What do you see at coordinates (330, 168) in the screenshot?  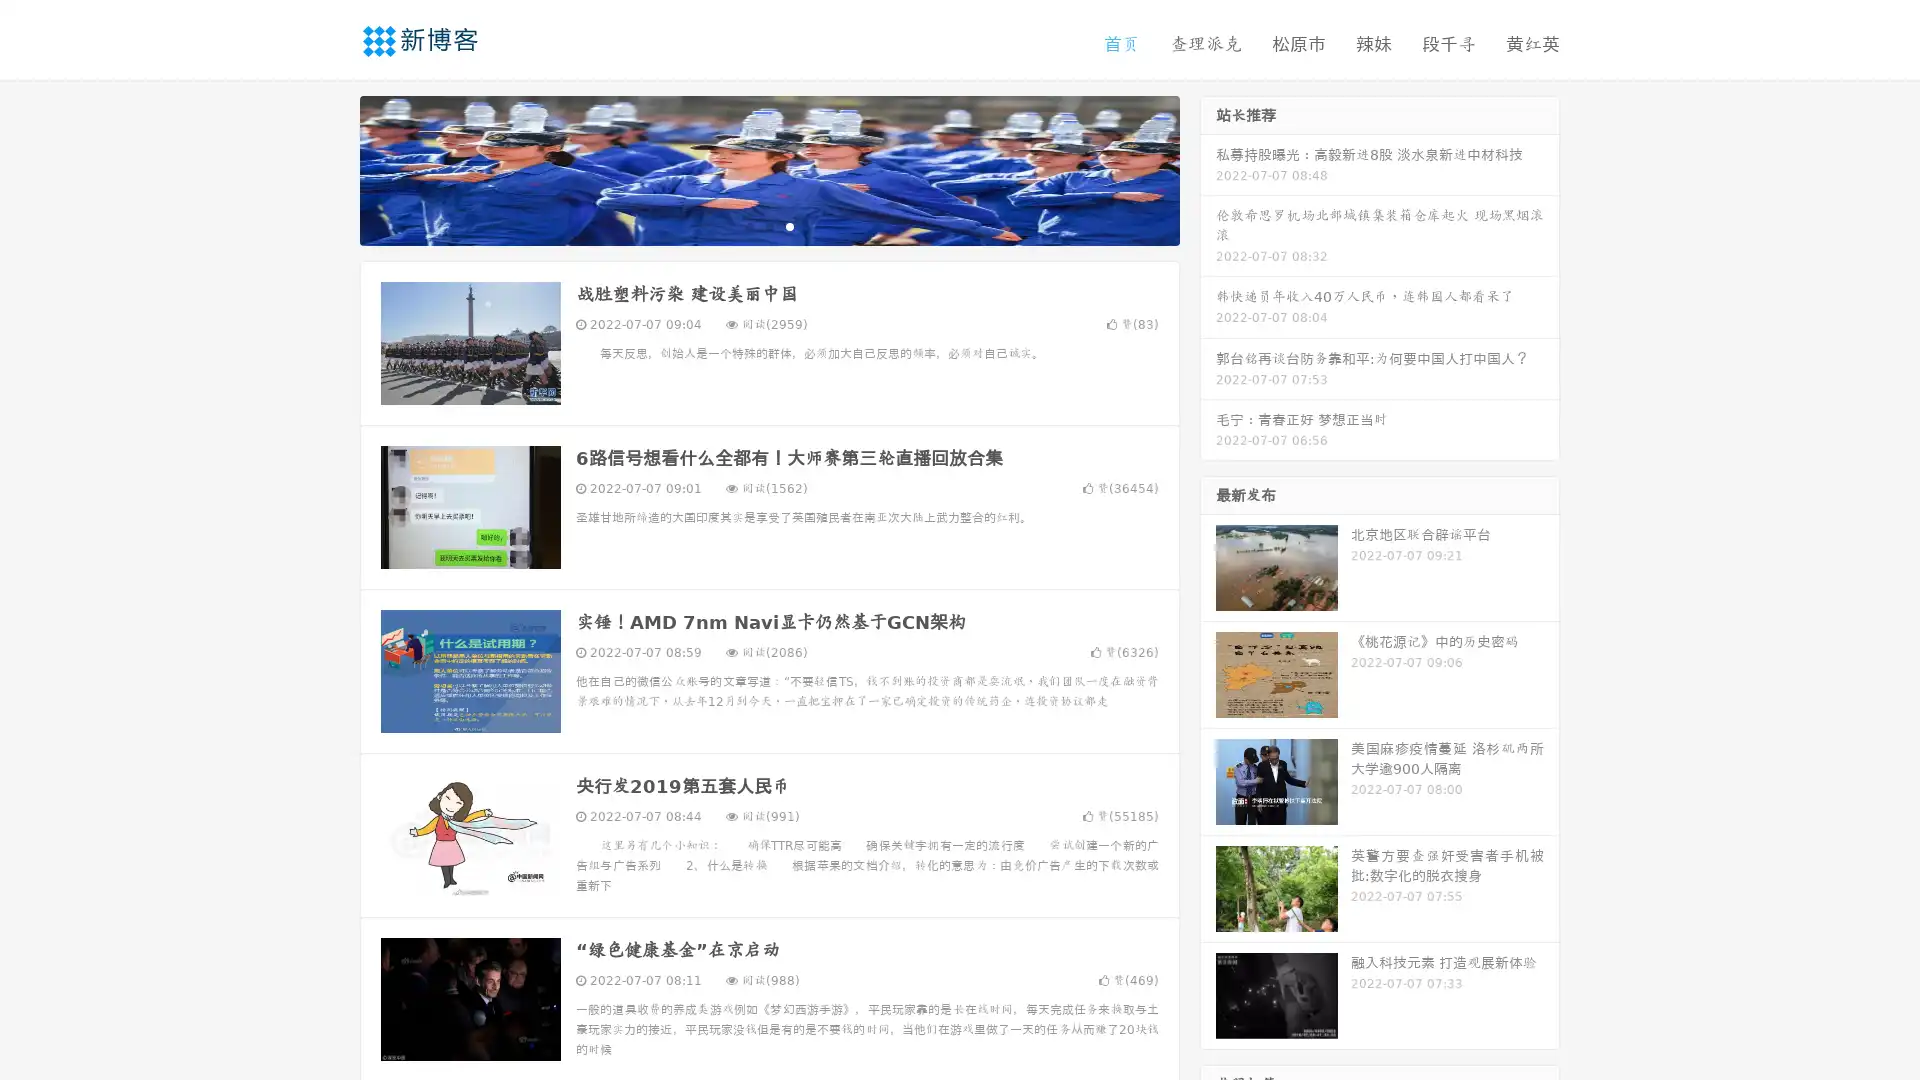 I see `Previous slide` at bounding box center [330, 168].